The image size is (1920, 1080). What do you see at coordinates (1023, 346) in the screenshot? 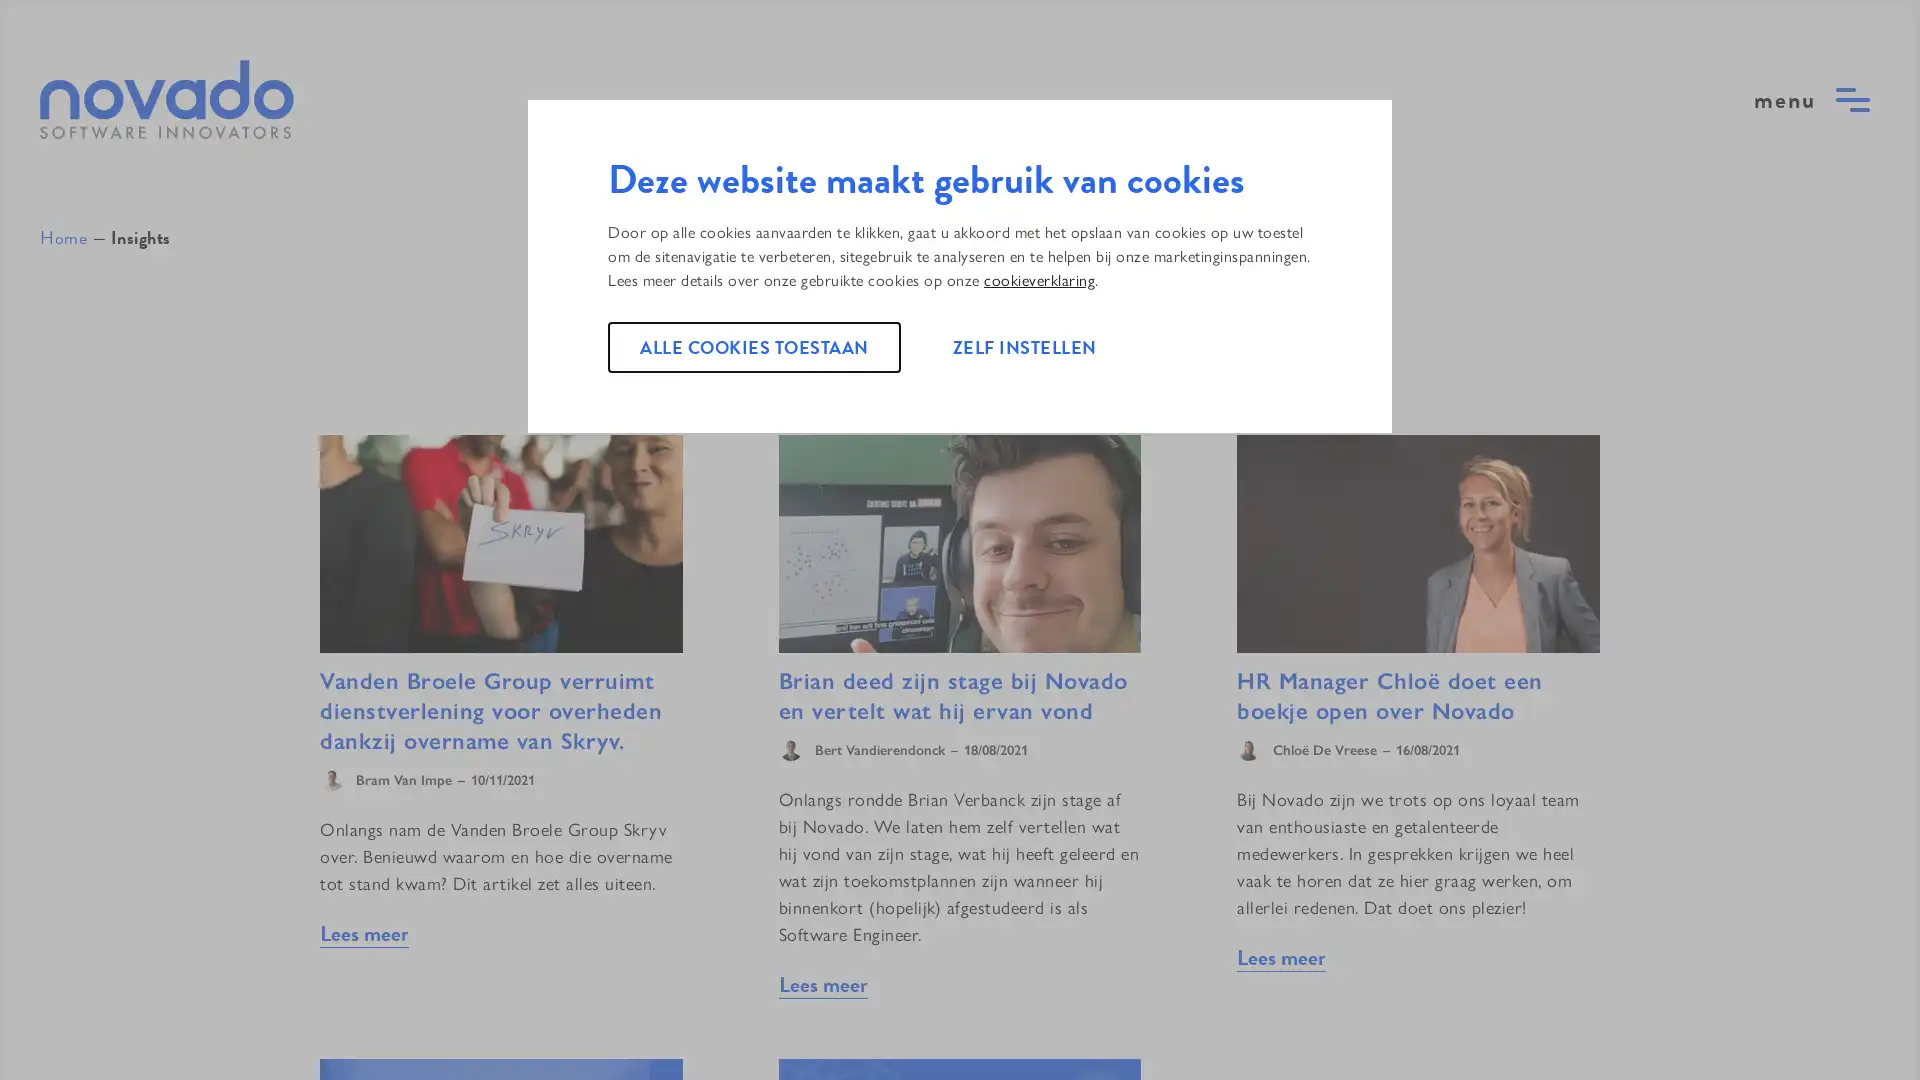
I see `ZELF INSTELLEN` at bounding box center [1023, 346].